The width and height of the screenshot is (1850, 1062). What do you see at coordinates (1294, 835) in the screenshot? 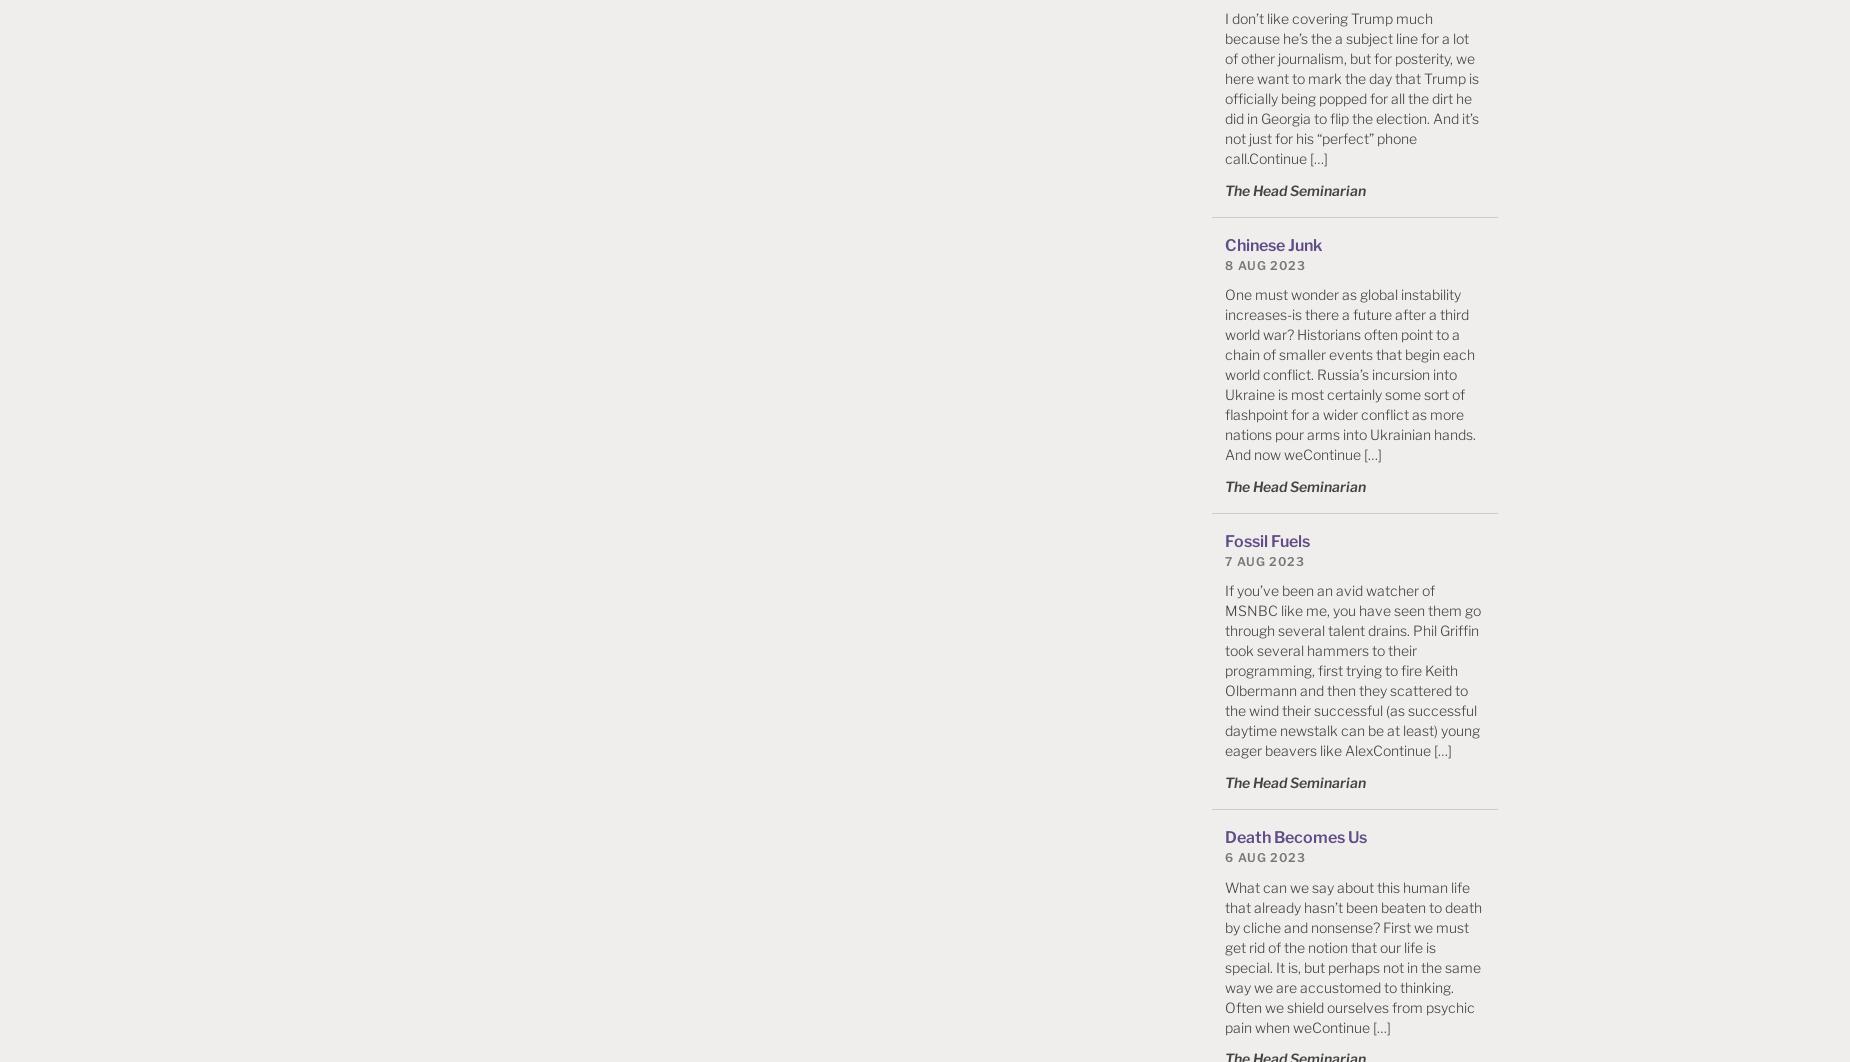
I see `'Death Becomes Us'` at bounding box center [1294, 835].